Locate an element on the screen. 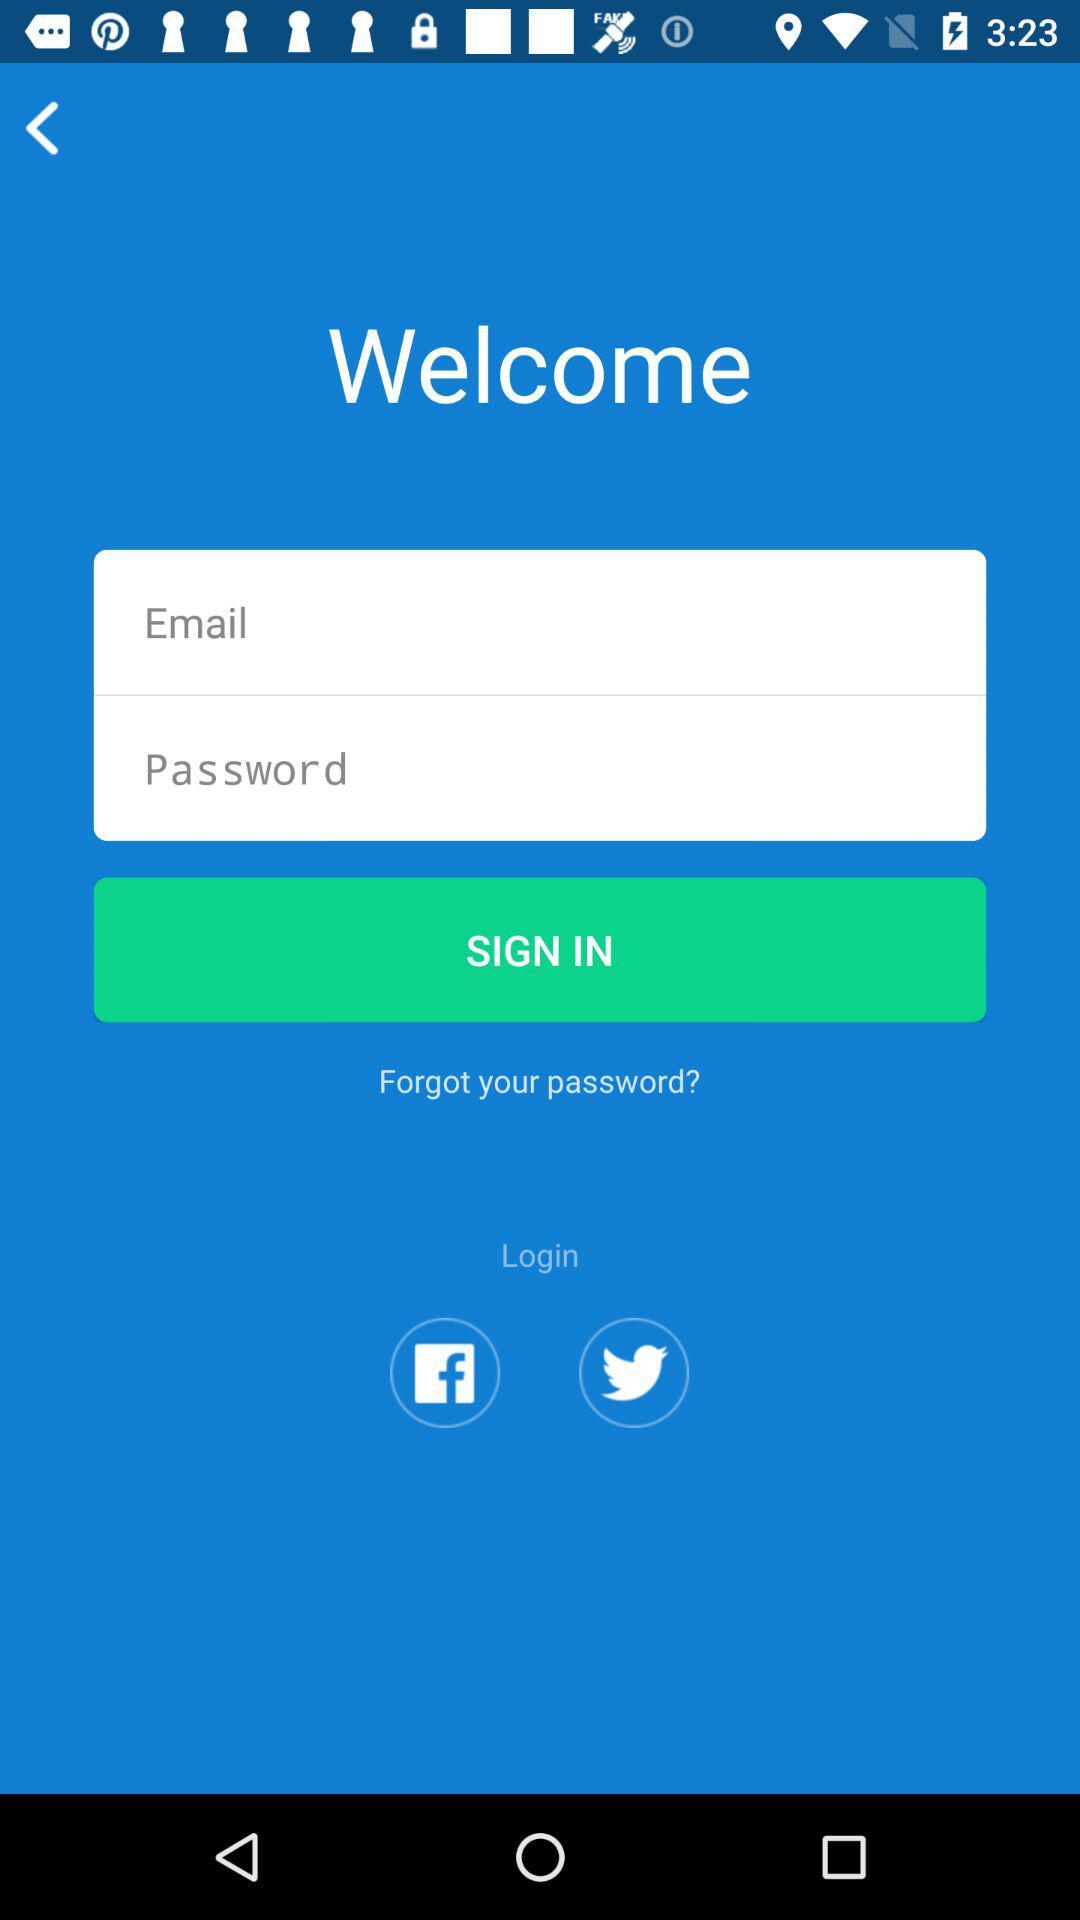 Image resolution: width=1080 pixels, height=1920 pixels. email input box is located at coordinates (540, 621).